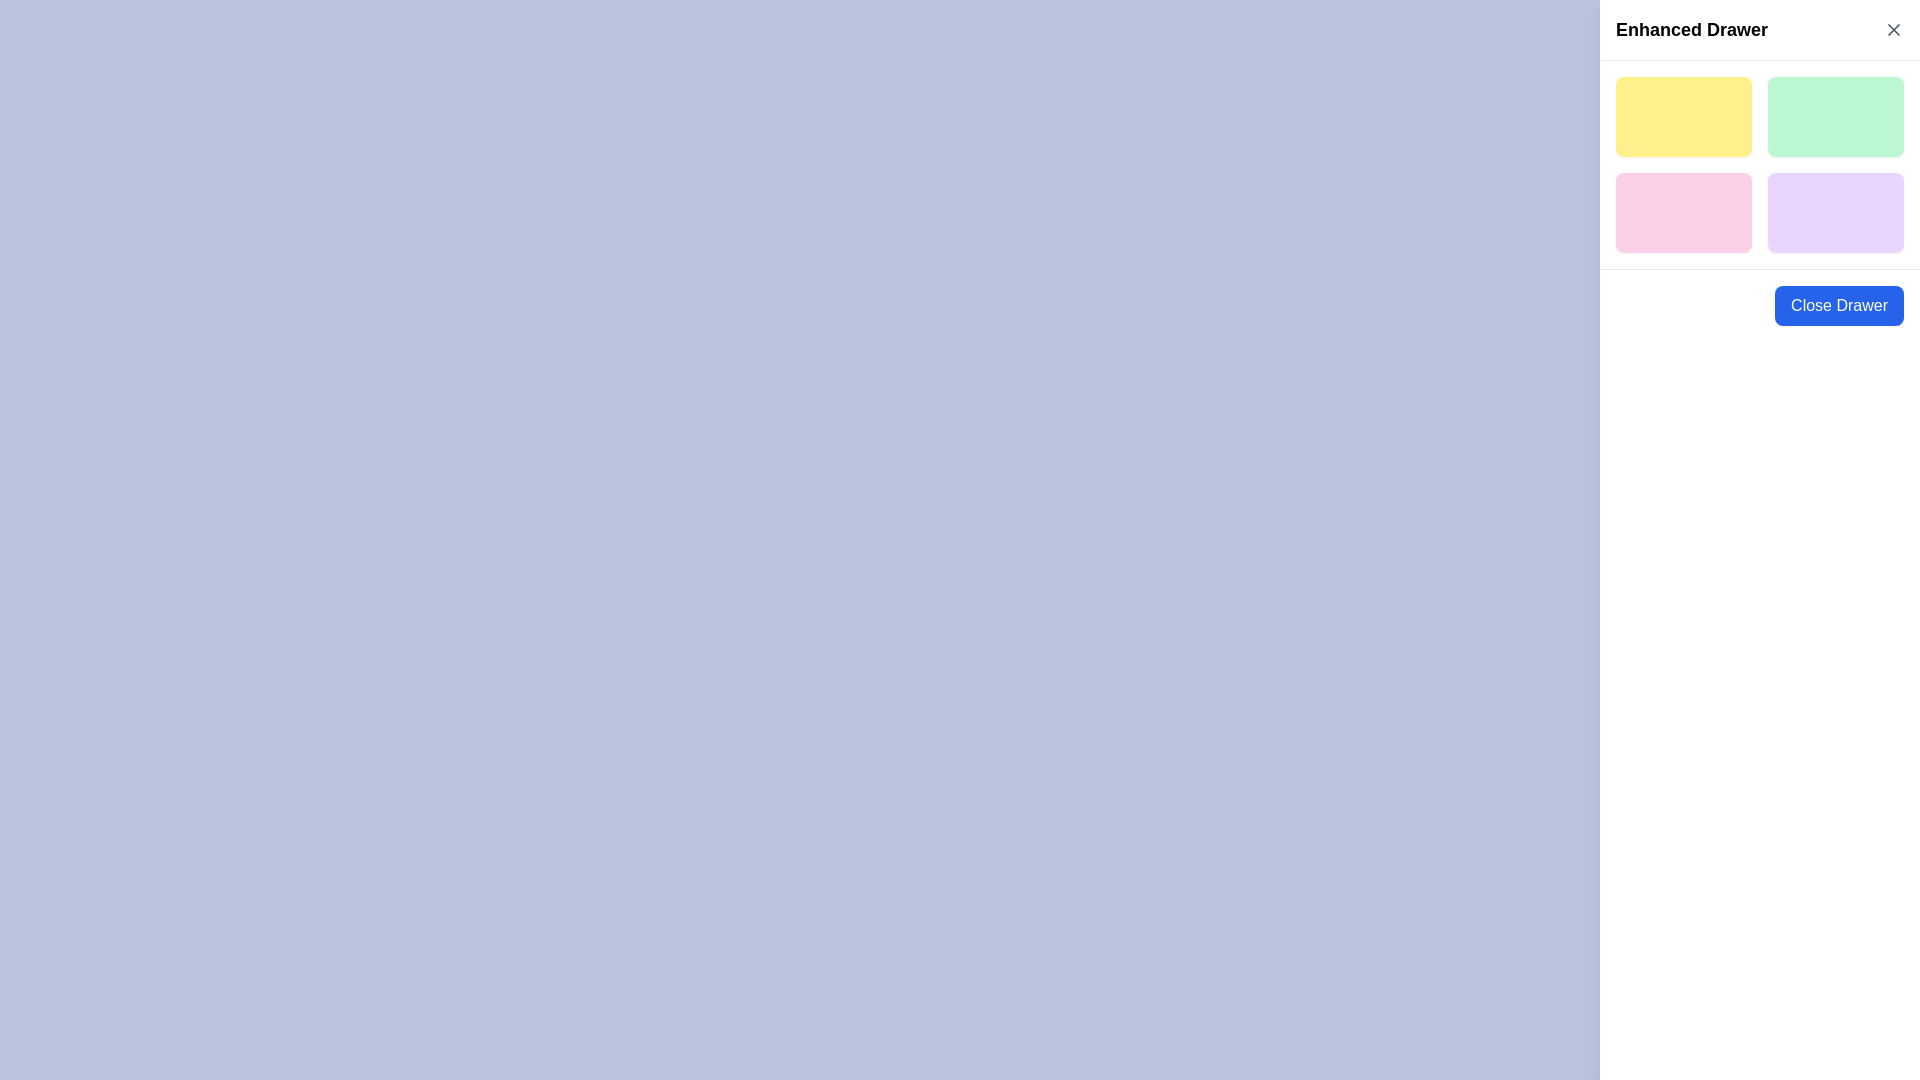 The height and width of the screenshot is (1080, 1920). Describe the element at coordinates (1893, 30) in the screenshot. I see `the close button on the far right side of the 'Enhanced Drawer' header` at that location.